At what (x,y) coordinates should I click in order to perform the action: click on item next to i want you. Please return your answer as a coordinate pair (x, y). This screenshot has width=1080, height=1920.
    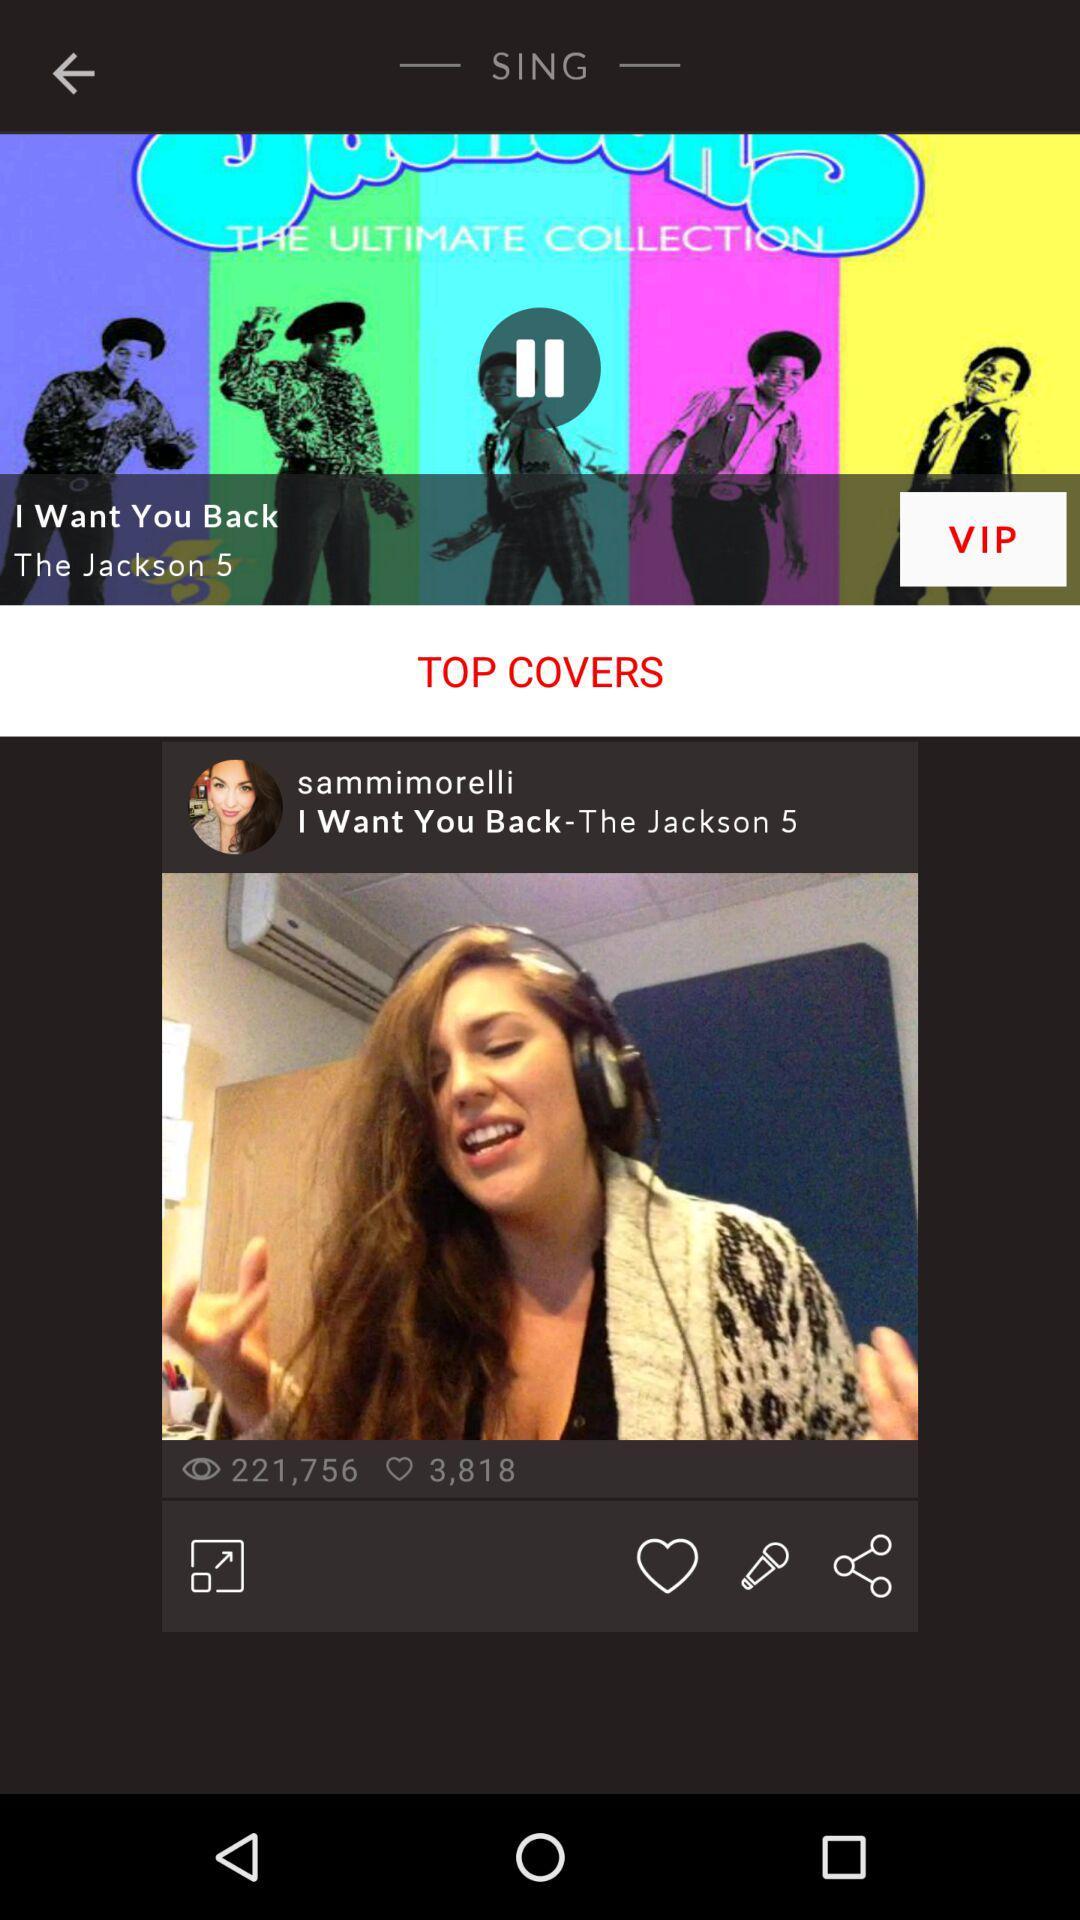
    Looking at the image, I should click on (982, 539).